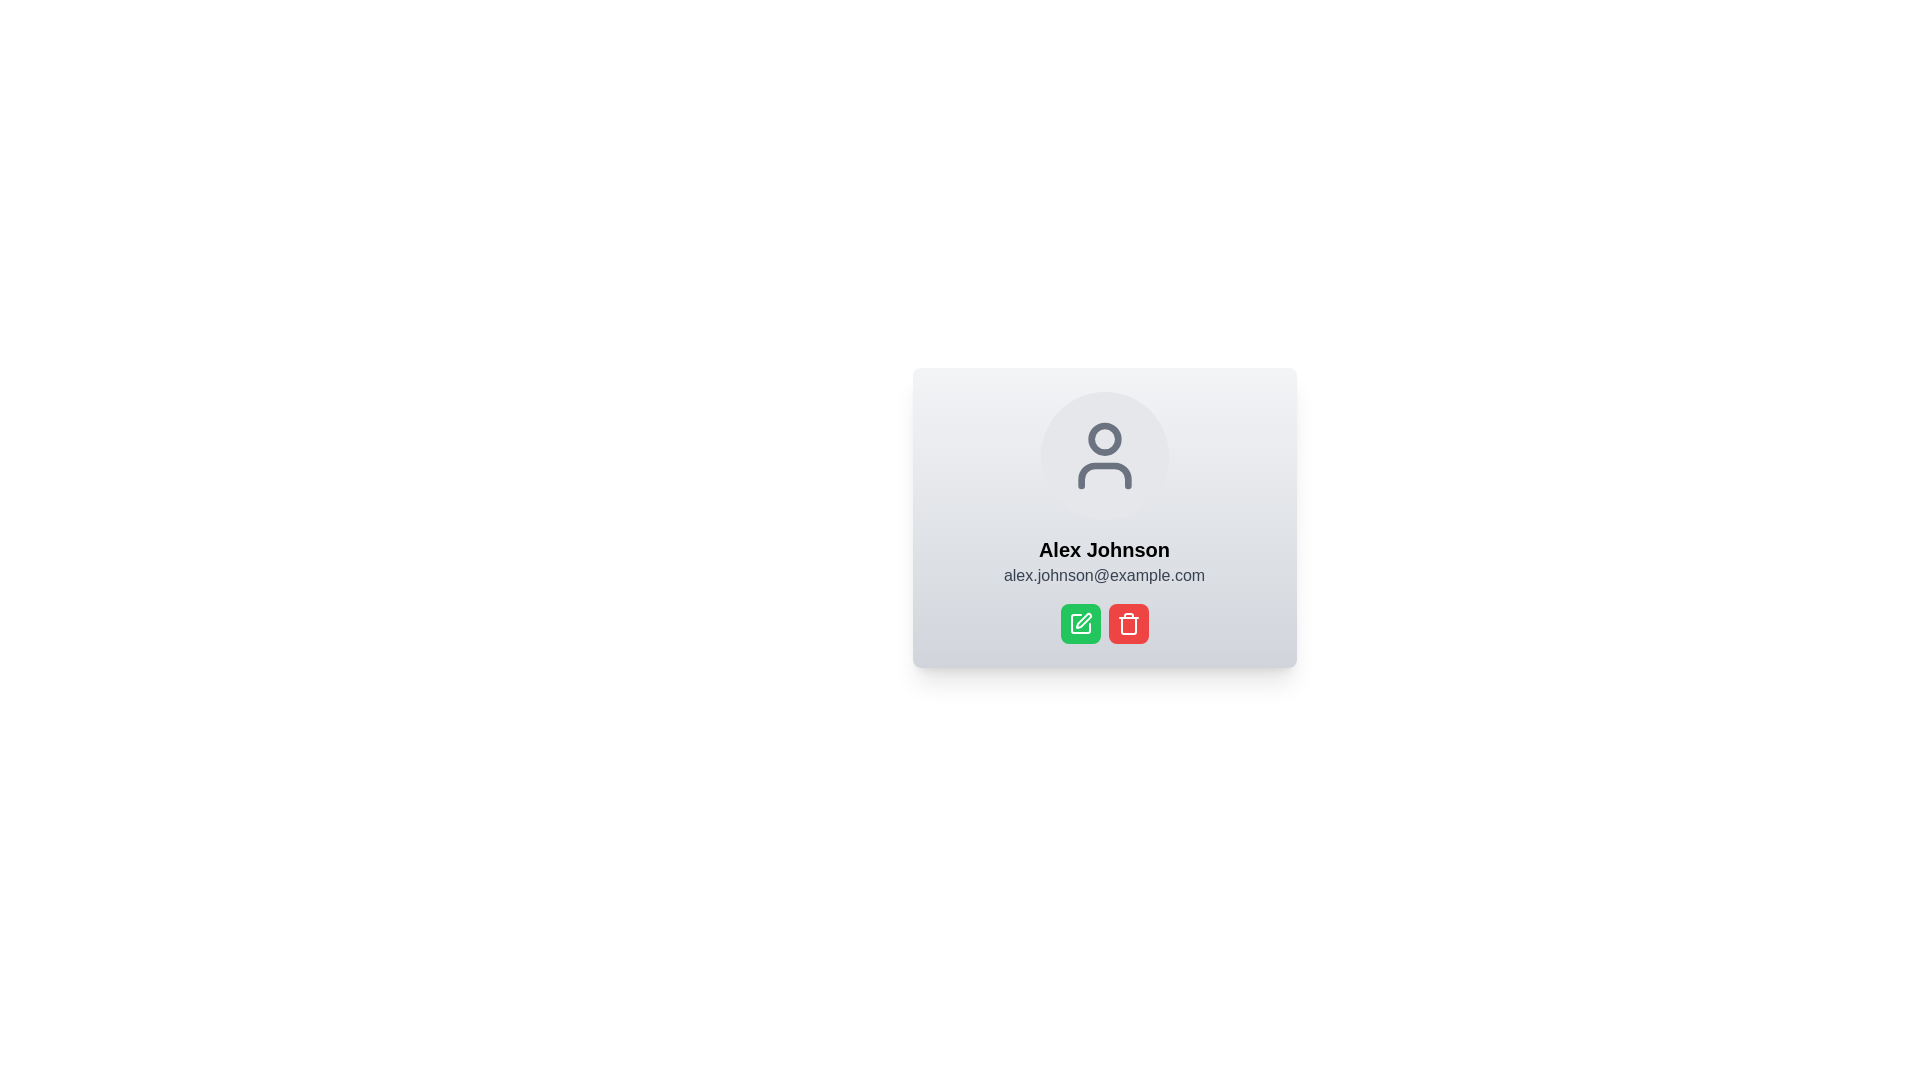 The width and height of the screenshot is (1920, 1080). What do you see at coordinates (1079, 623) in the screenshot?
I see `the square icon with a pen symbol inside, which is styled in a modern green background` at bounding box center [1079, 623].